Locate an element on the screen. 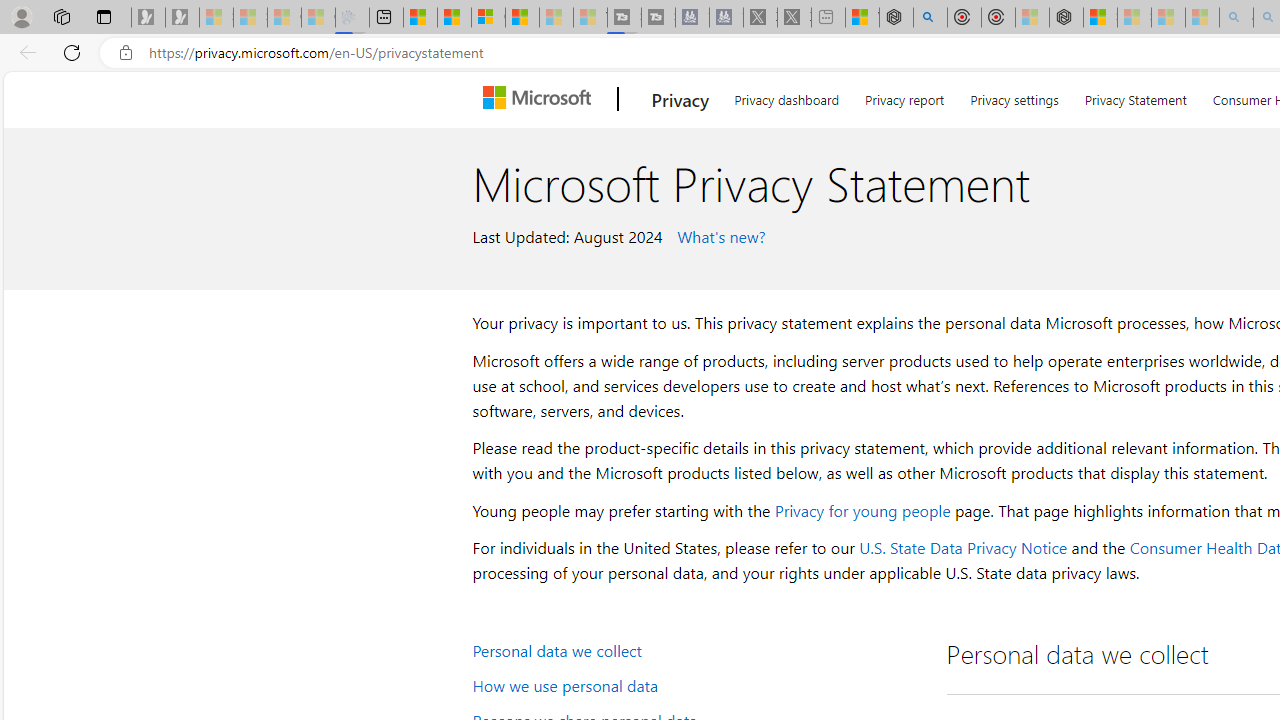 The image size is (1280, 720). 'Privacy Statement' is located at coordinates (1135, 96).